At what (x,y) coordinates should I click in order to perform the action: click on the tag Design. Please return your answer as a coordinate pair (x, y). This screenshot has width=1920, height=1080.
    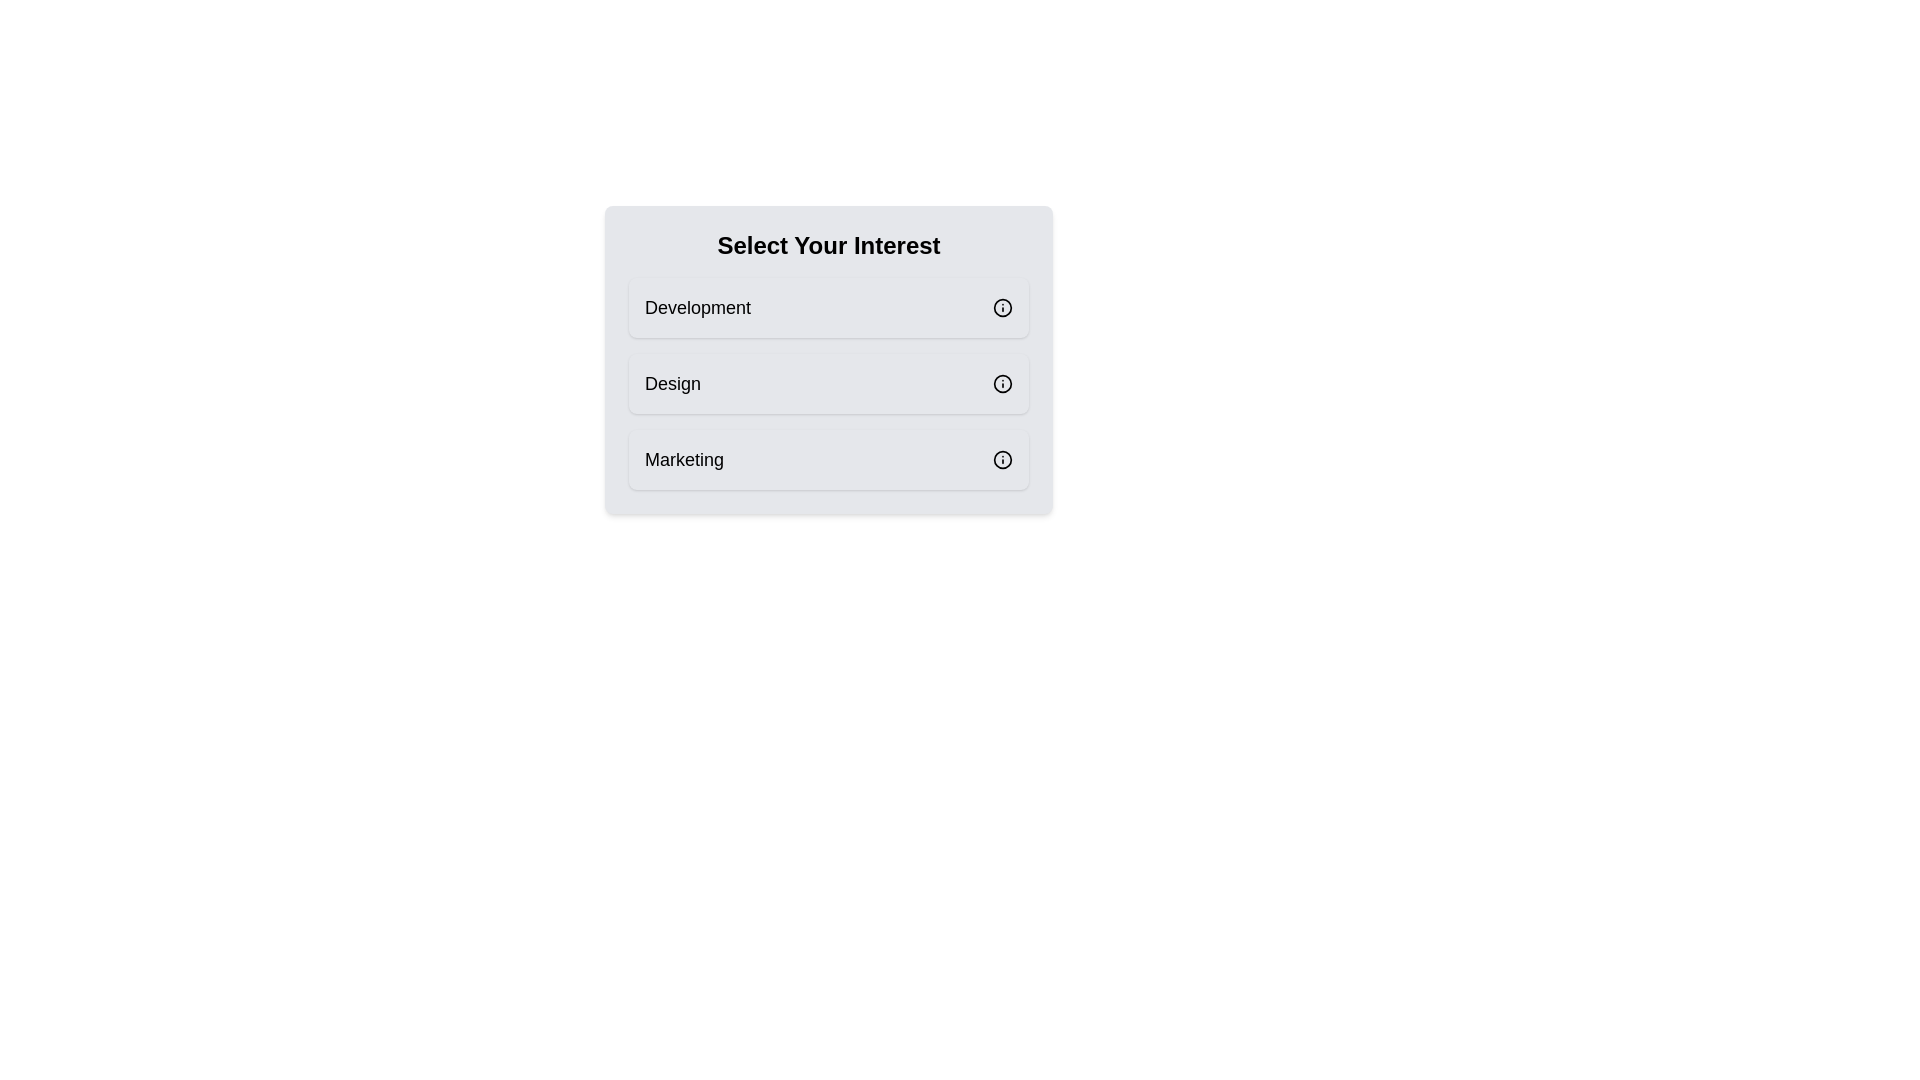
    Looking at the image, I should click on (829, 384).